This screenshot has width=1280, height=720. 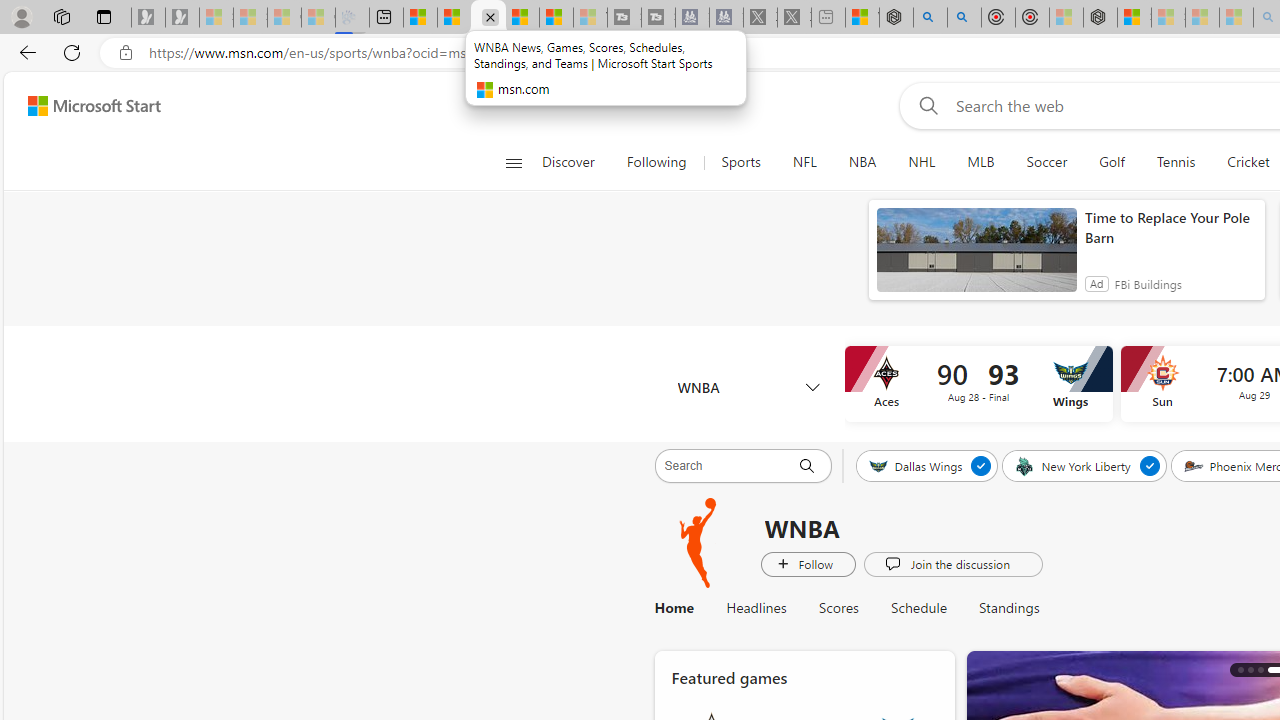 What do you see at coordinates (1073, 465) in the screenshot?
I see `'New York Liberty'` at bounding box center [1073, 465].